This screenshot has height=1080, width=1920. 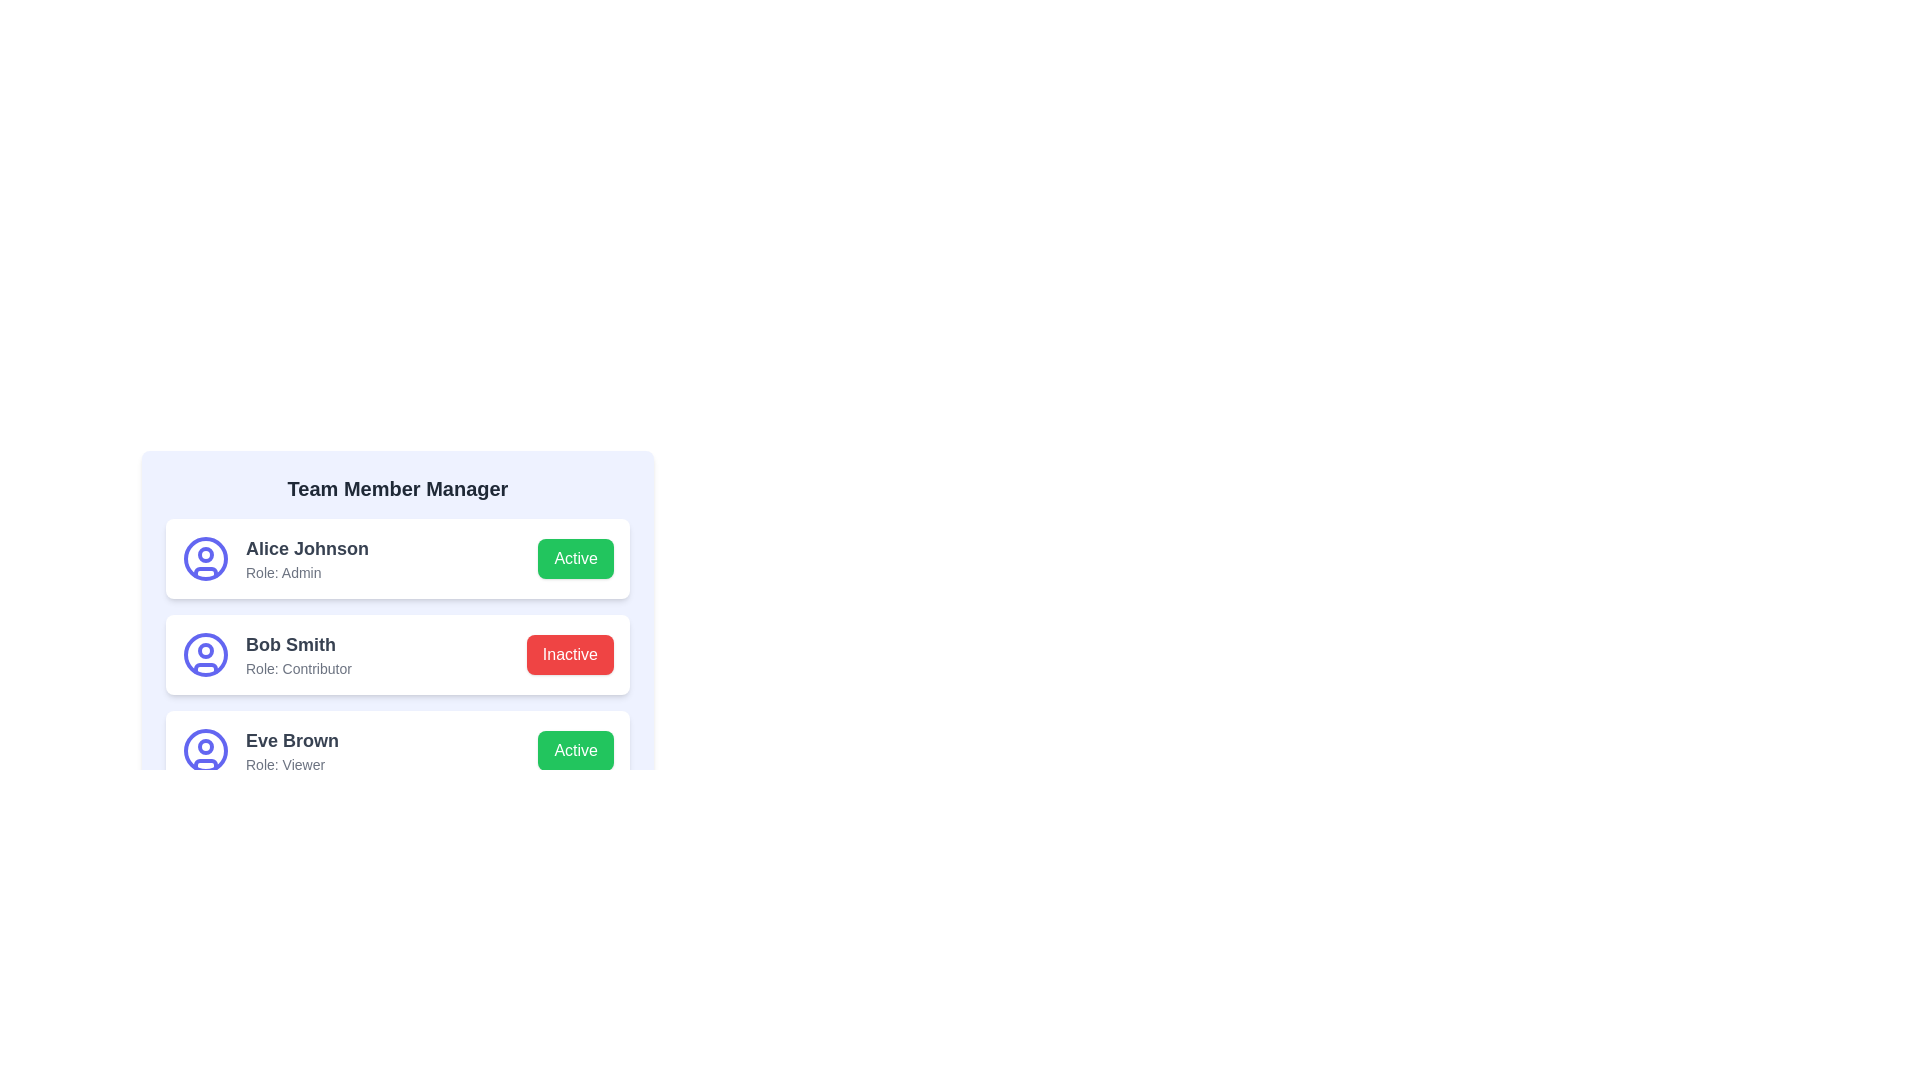 I want to click on the status indicator button for user 'Eve Brown', so click(x=575, y=751).